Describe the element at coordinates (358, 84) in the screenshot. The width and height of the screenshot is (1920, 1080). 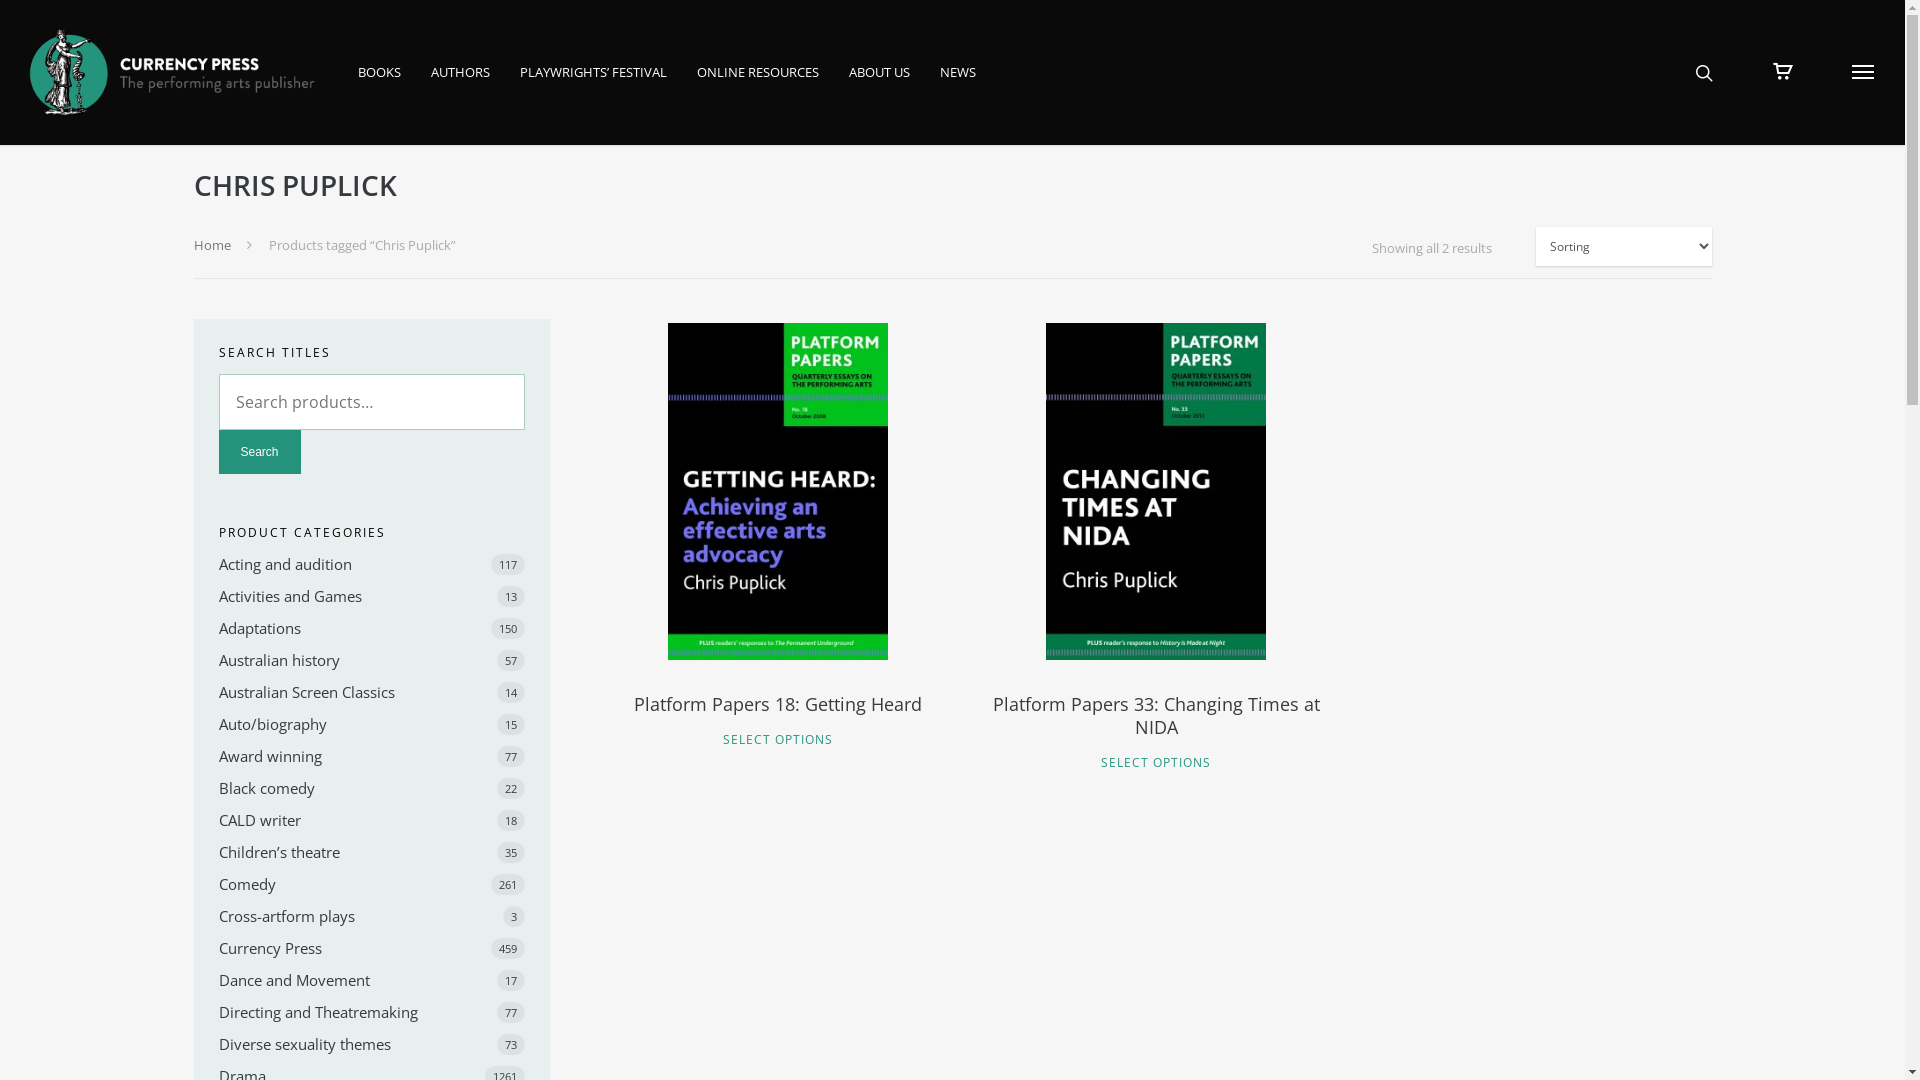
I see `'BOOKS'` at that location.